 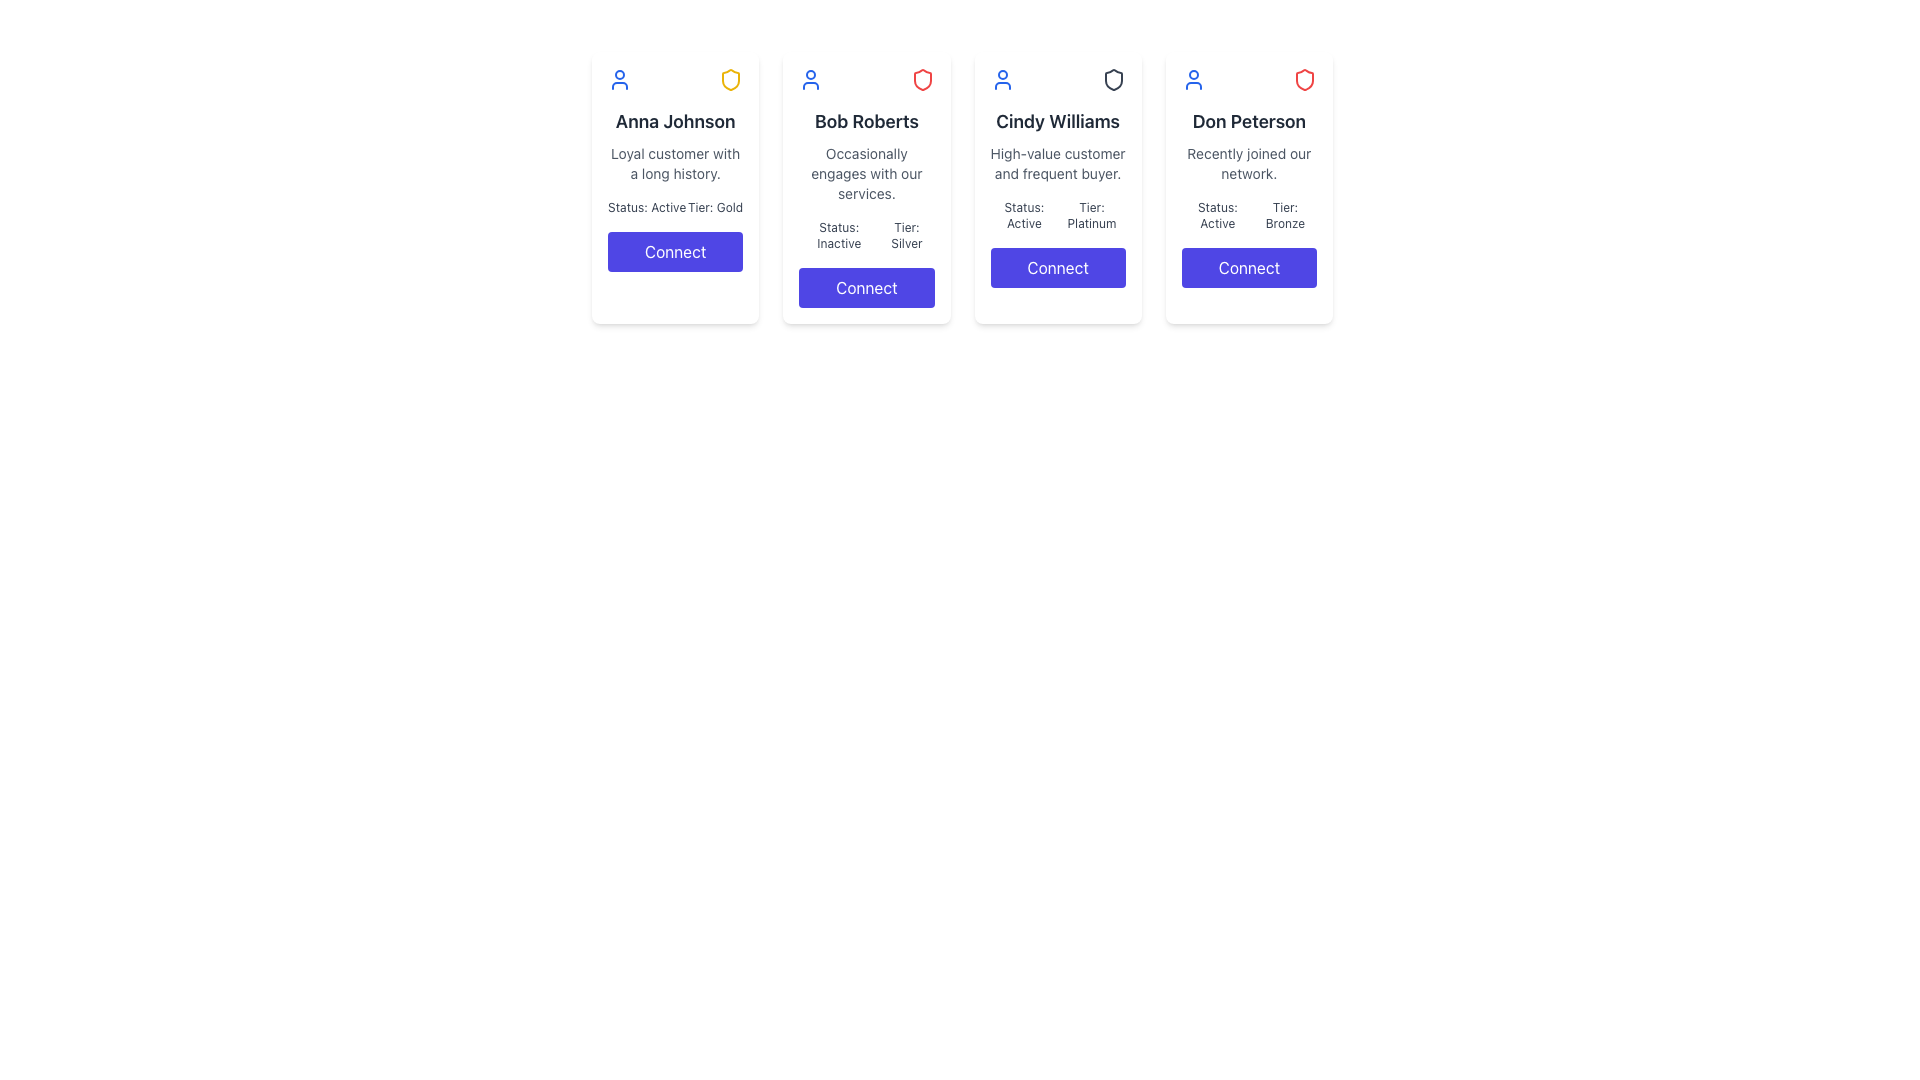 I want to click on the header text element that serves as the title or name of the individual in the third card of a horizontally aligned group of four cards, so click(x=1057, y=122).